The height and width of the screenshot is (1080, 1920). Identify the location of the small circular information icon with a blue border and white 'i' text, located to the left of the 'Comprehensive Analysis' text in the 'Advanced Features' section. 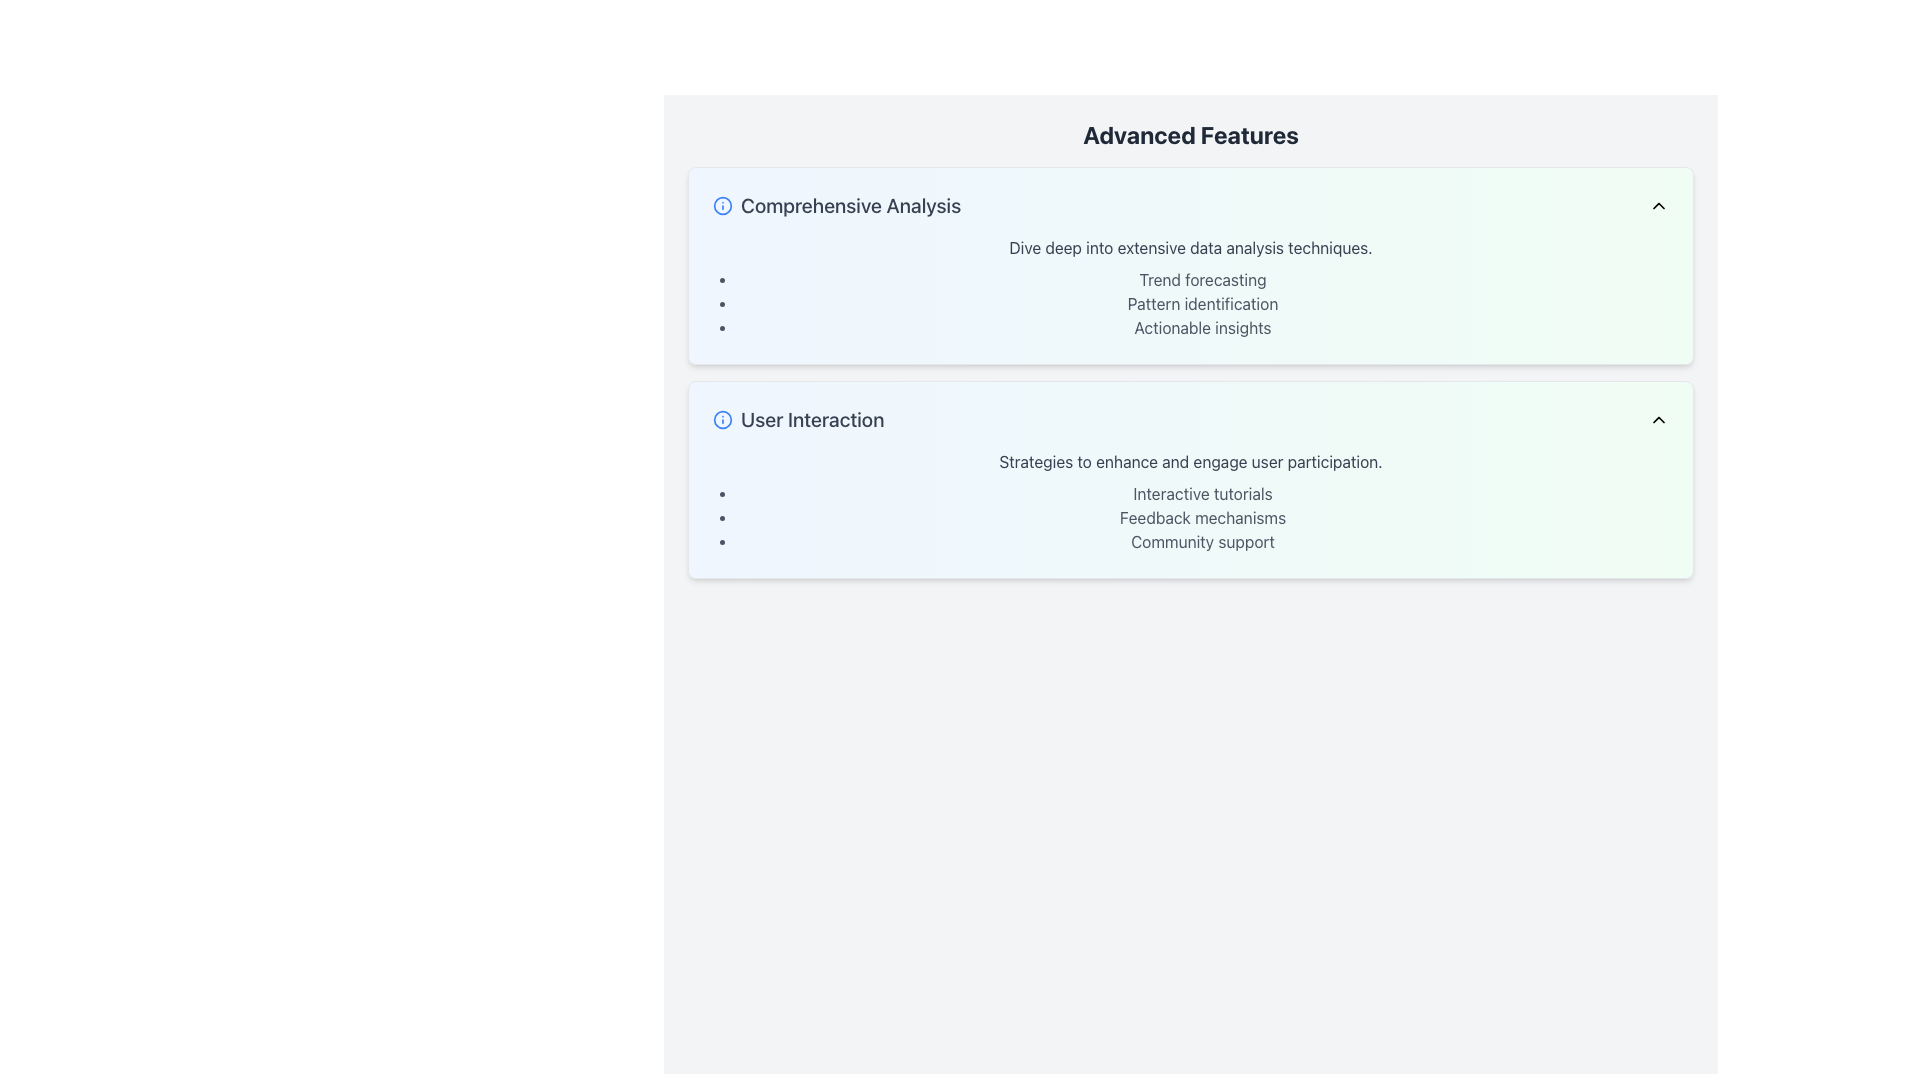
(722, 205).